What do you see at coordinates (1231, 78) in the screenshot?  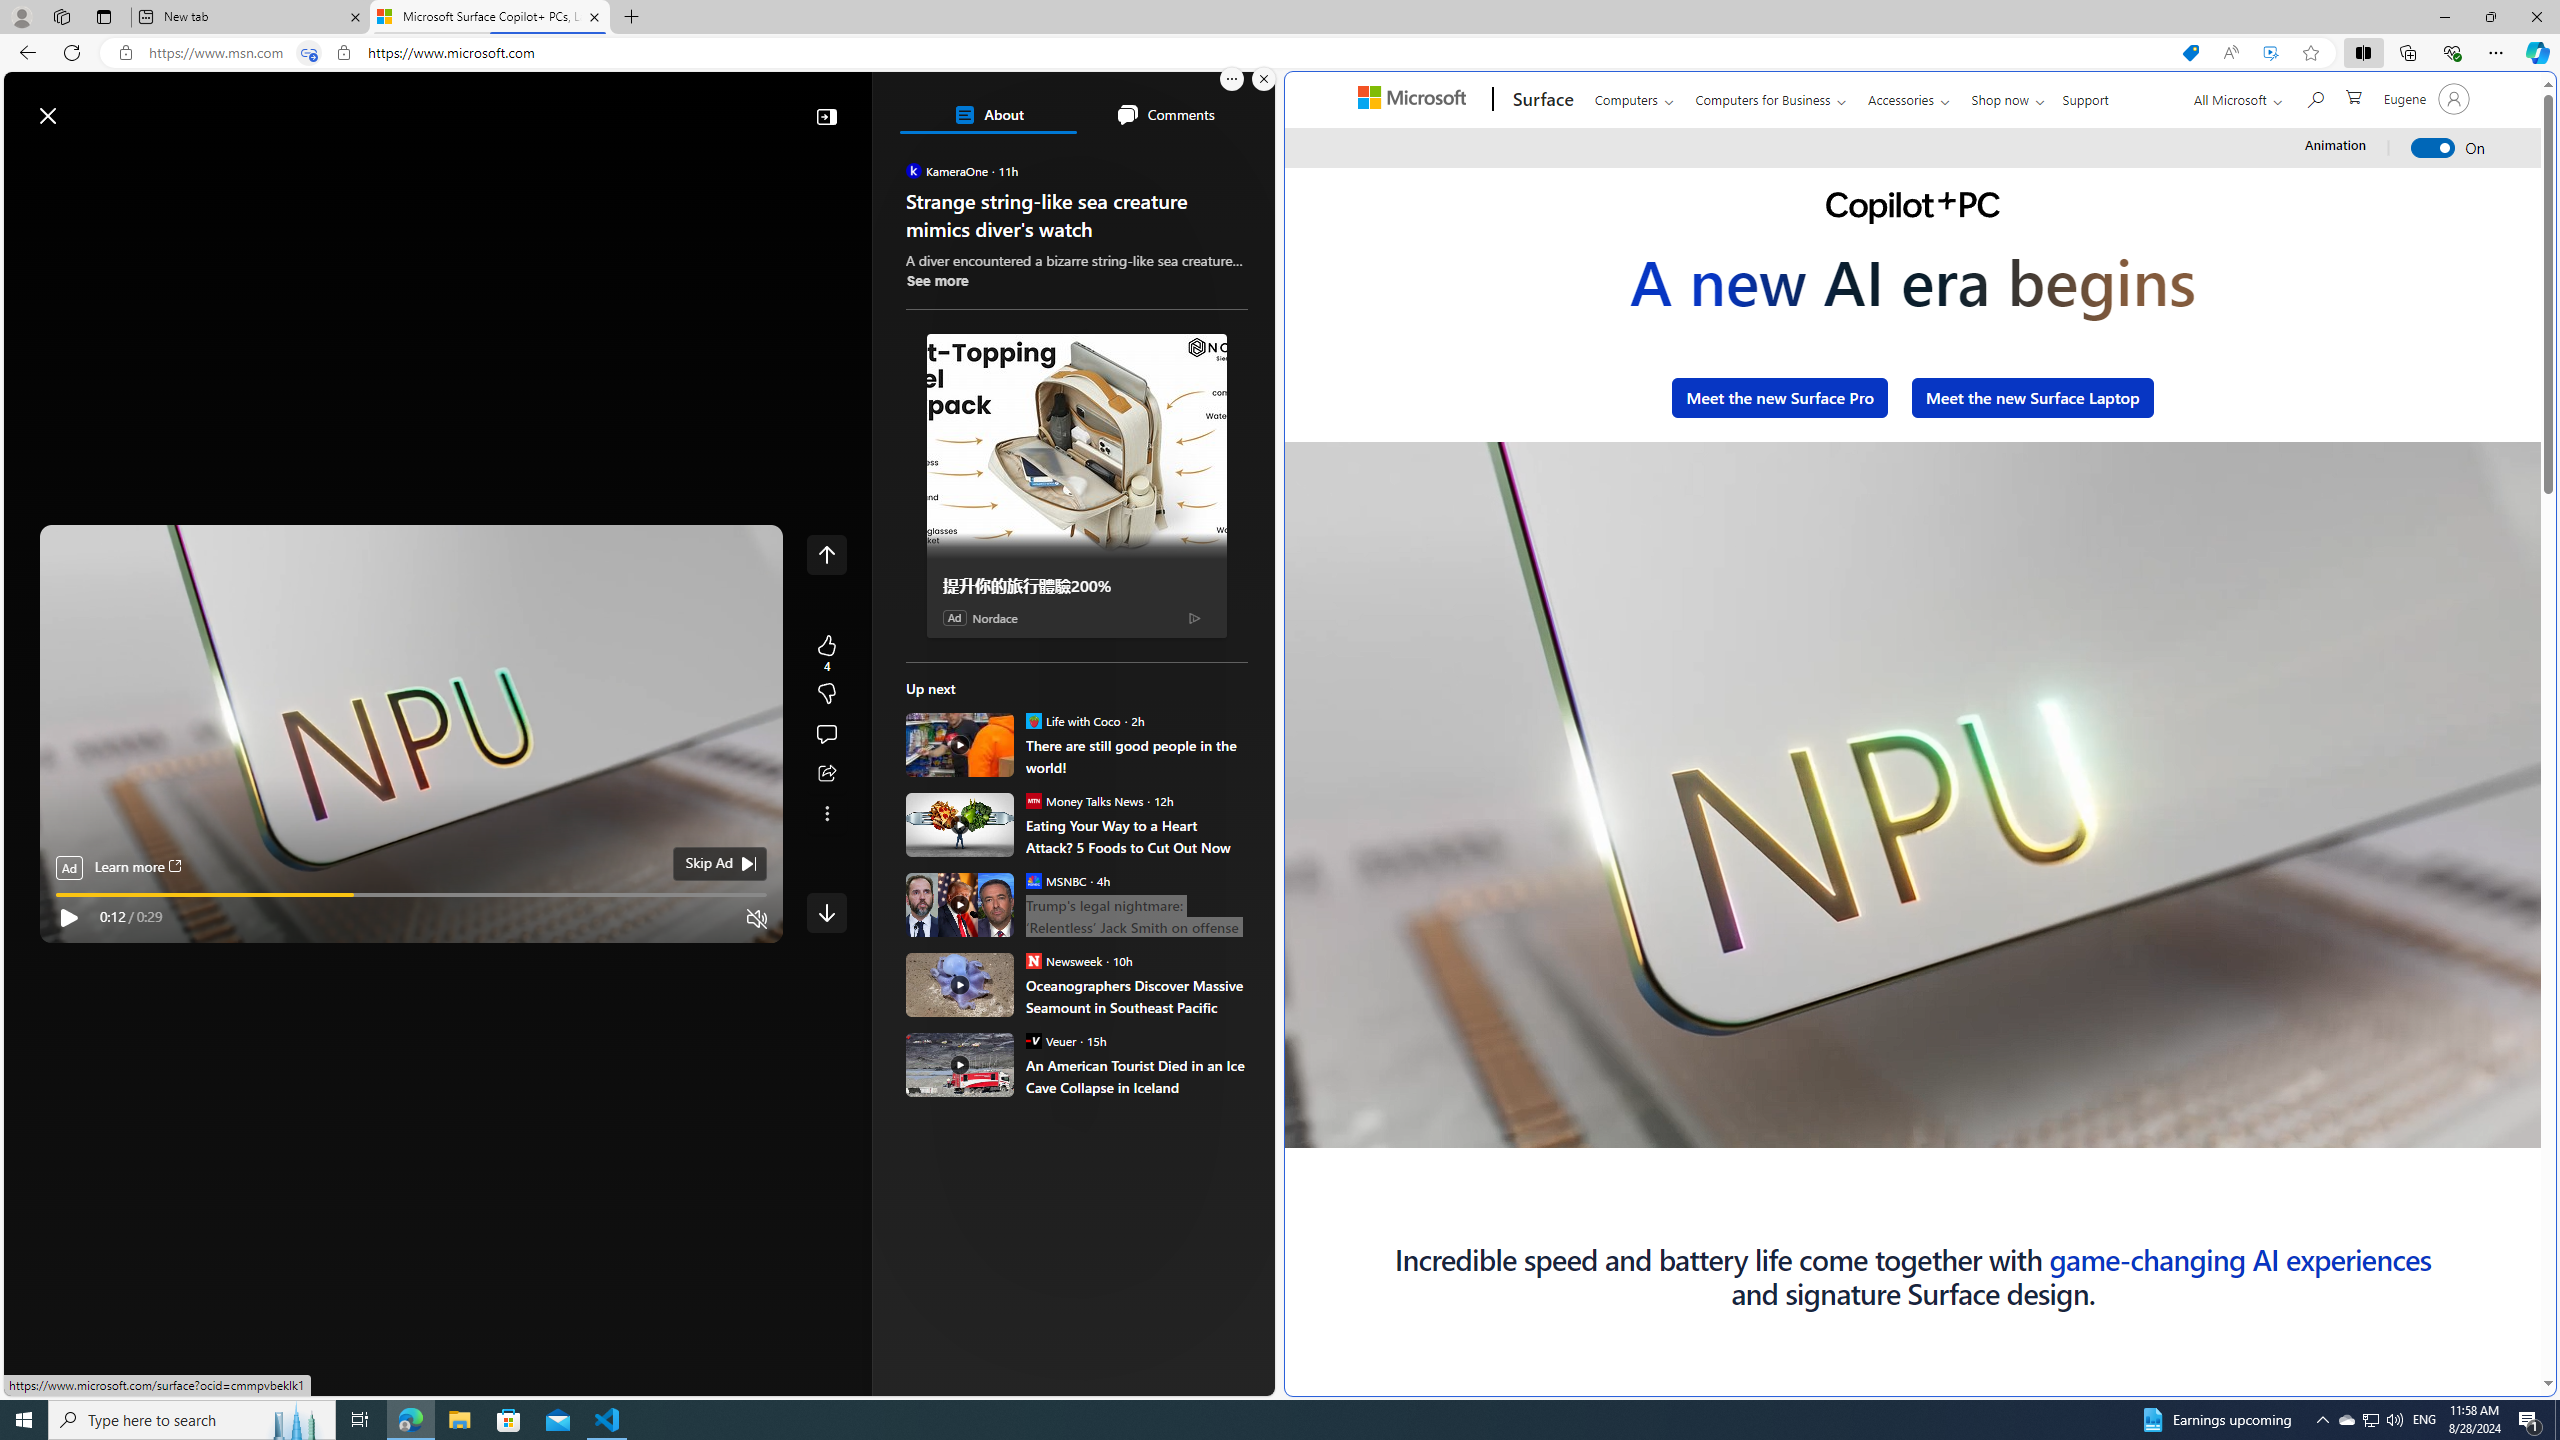 I see `'More options.'` at bounding box center [1231, 78].